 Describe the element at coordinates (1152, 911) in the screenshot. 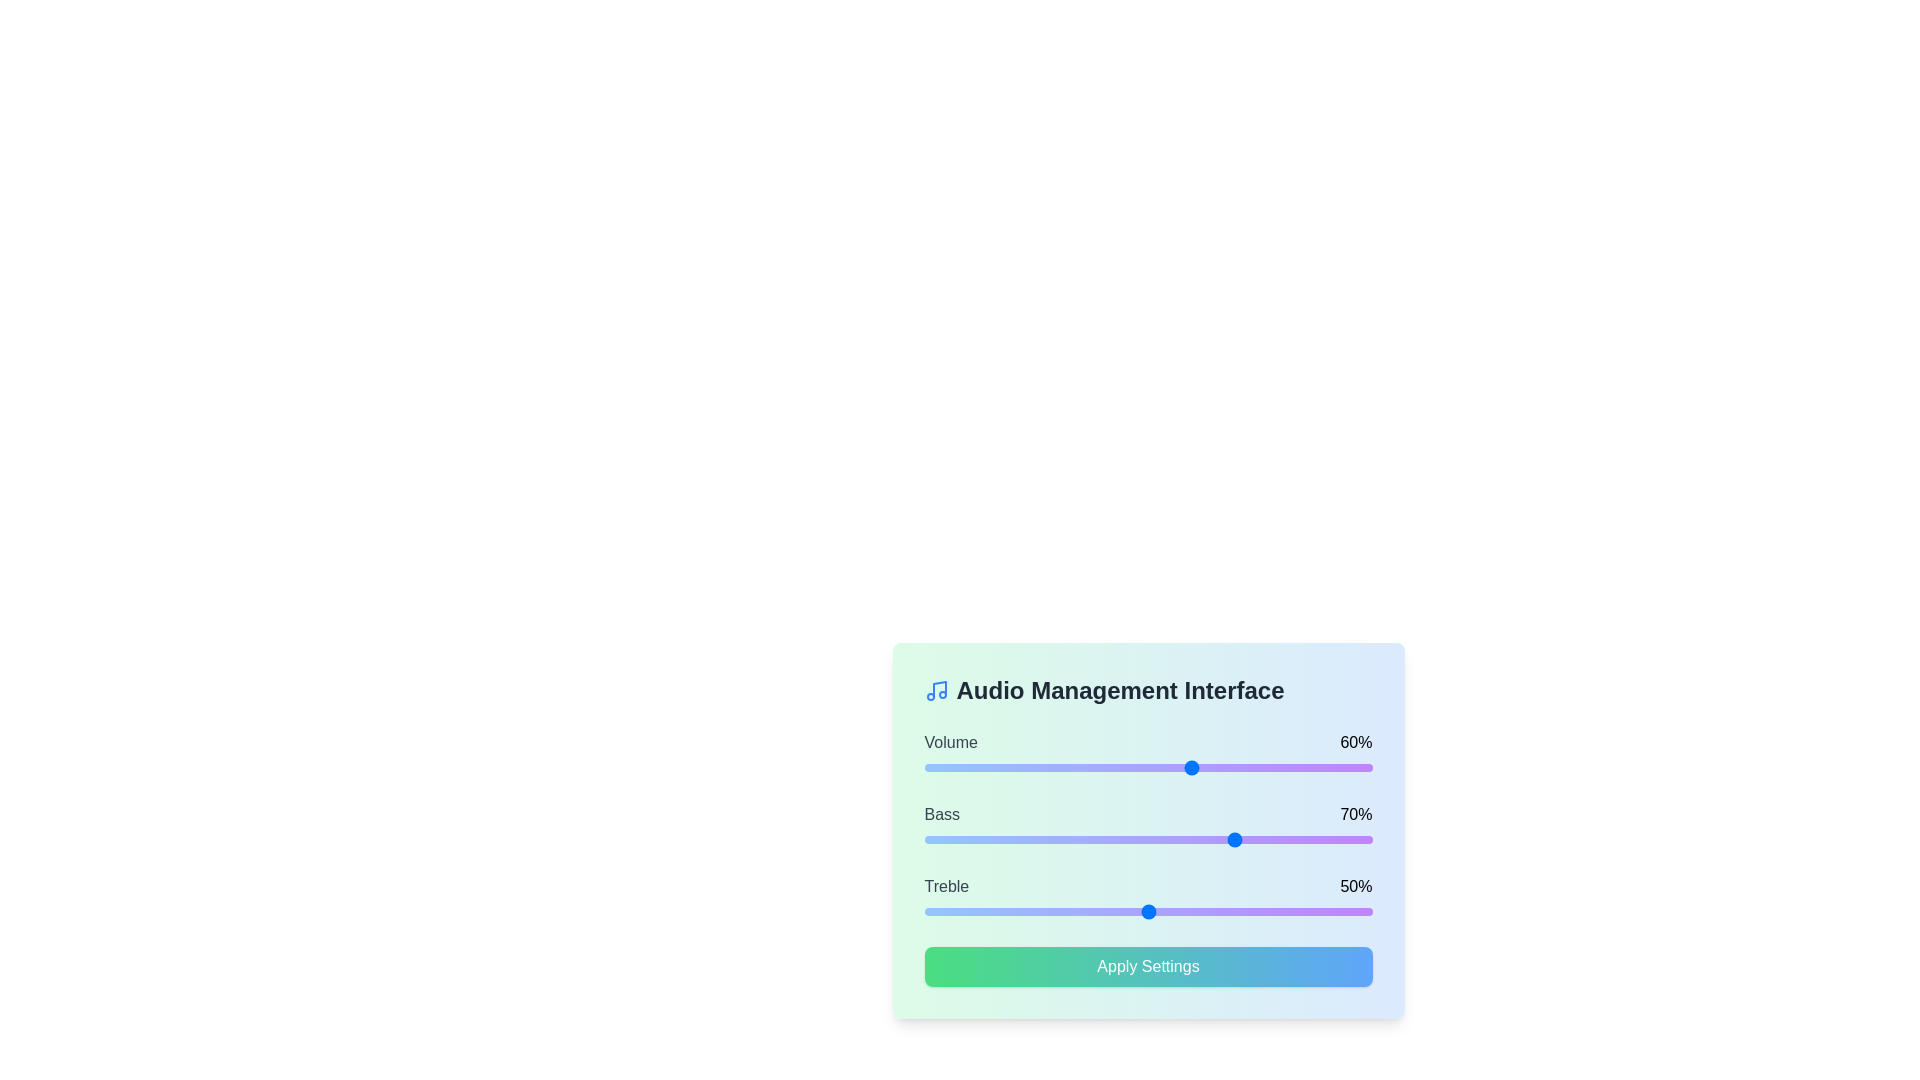

I see `the treble level` at that location.